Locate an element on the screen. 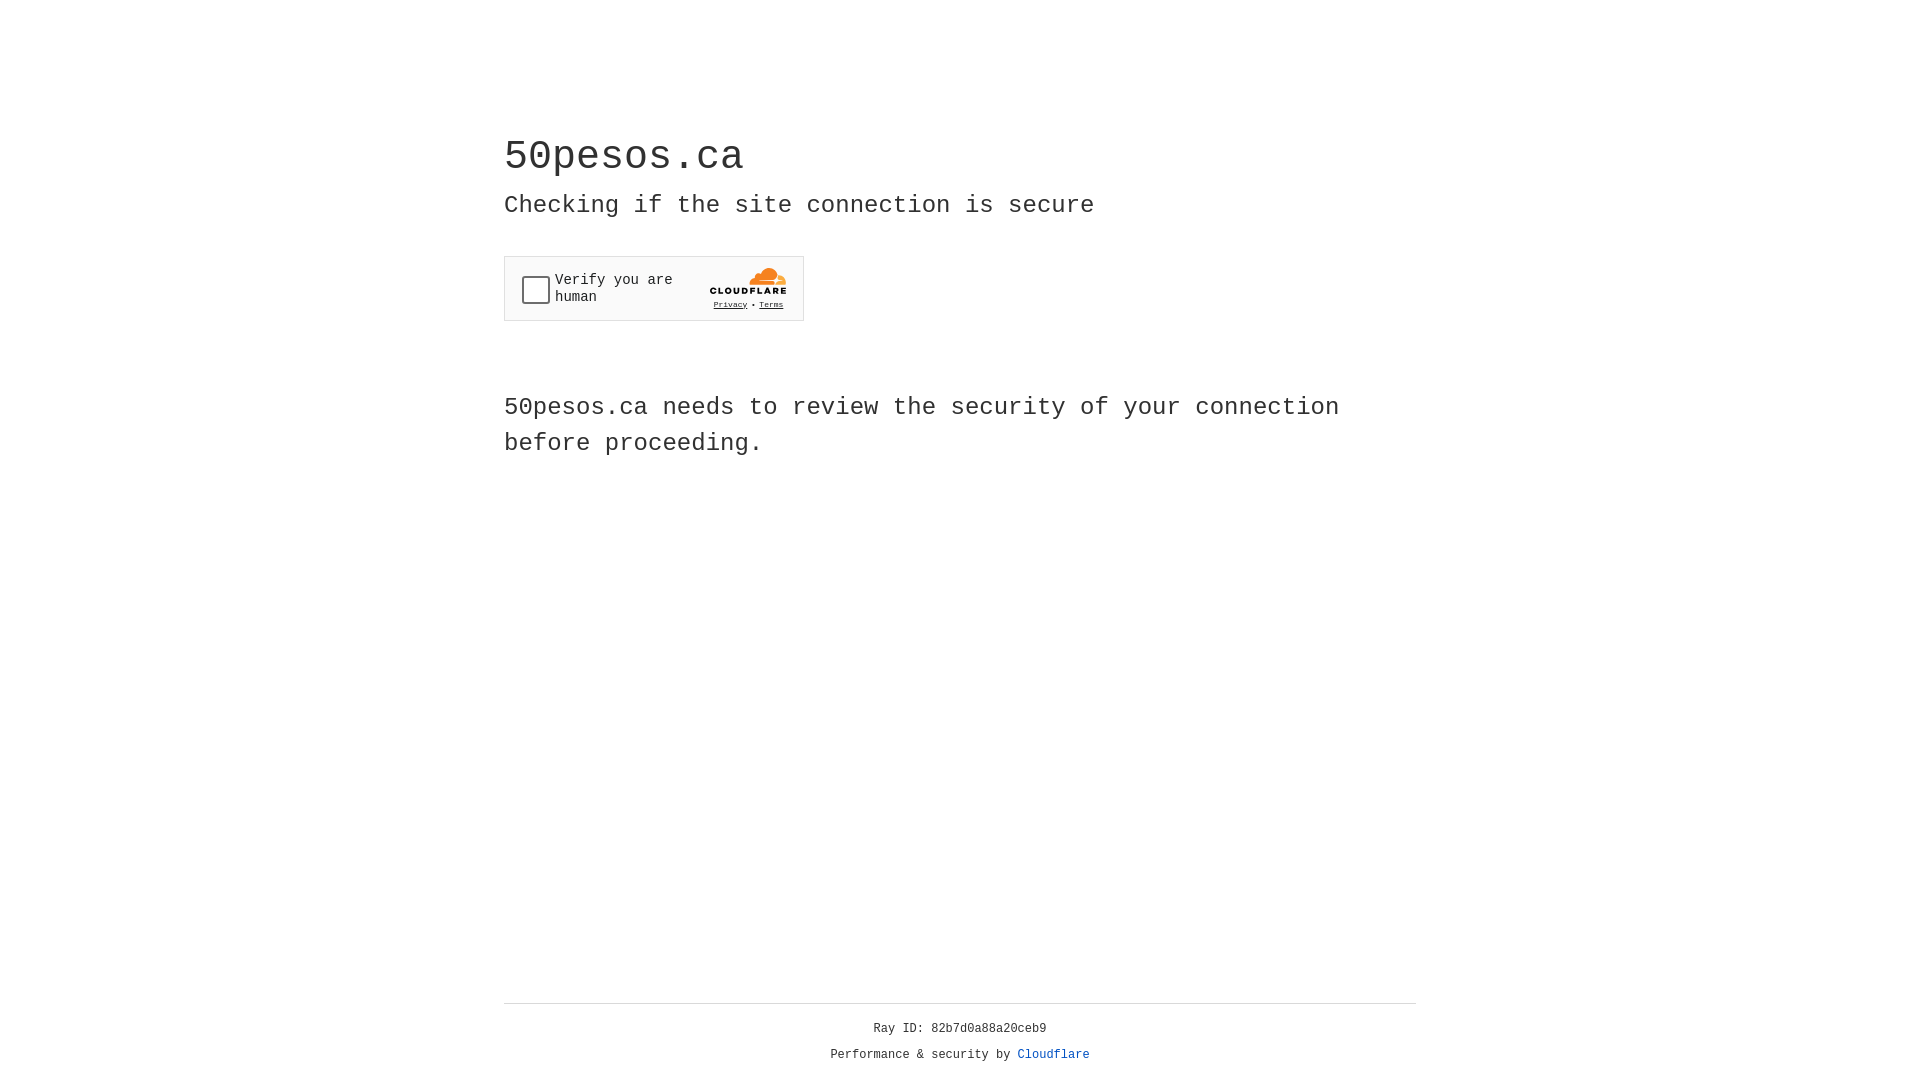  'Cloudflare' is located at coordinates (1053, 1054).